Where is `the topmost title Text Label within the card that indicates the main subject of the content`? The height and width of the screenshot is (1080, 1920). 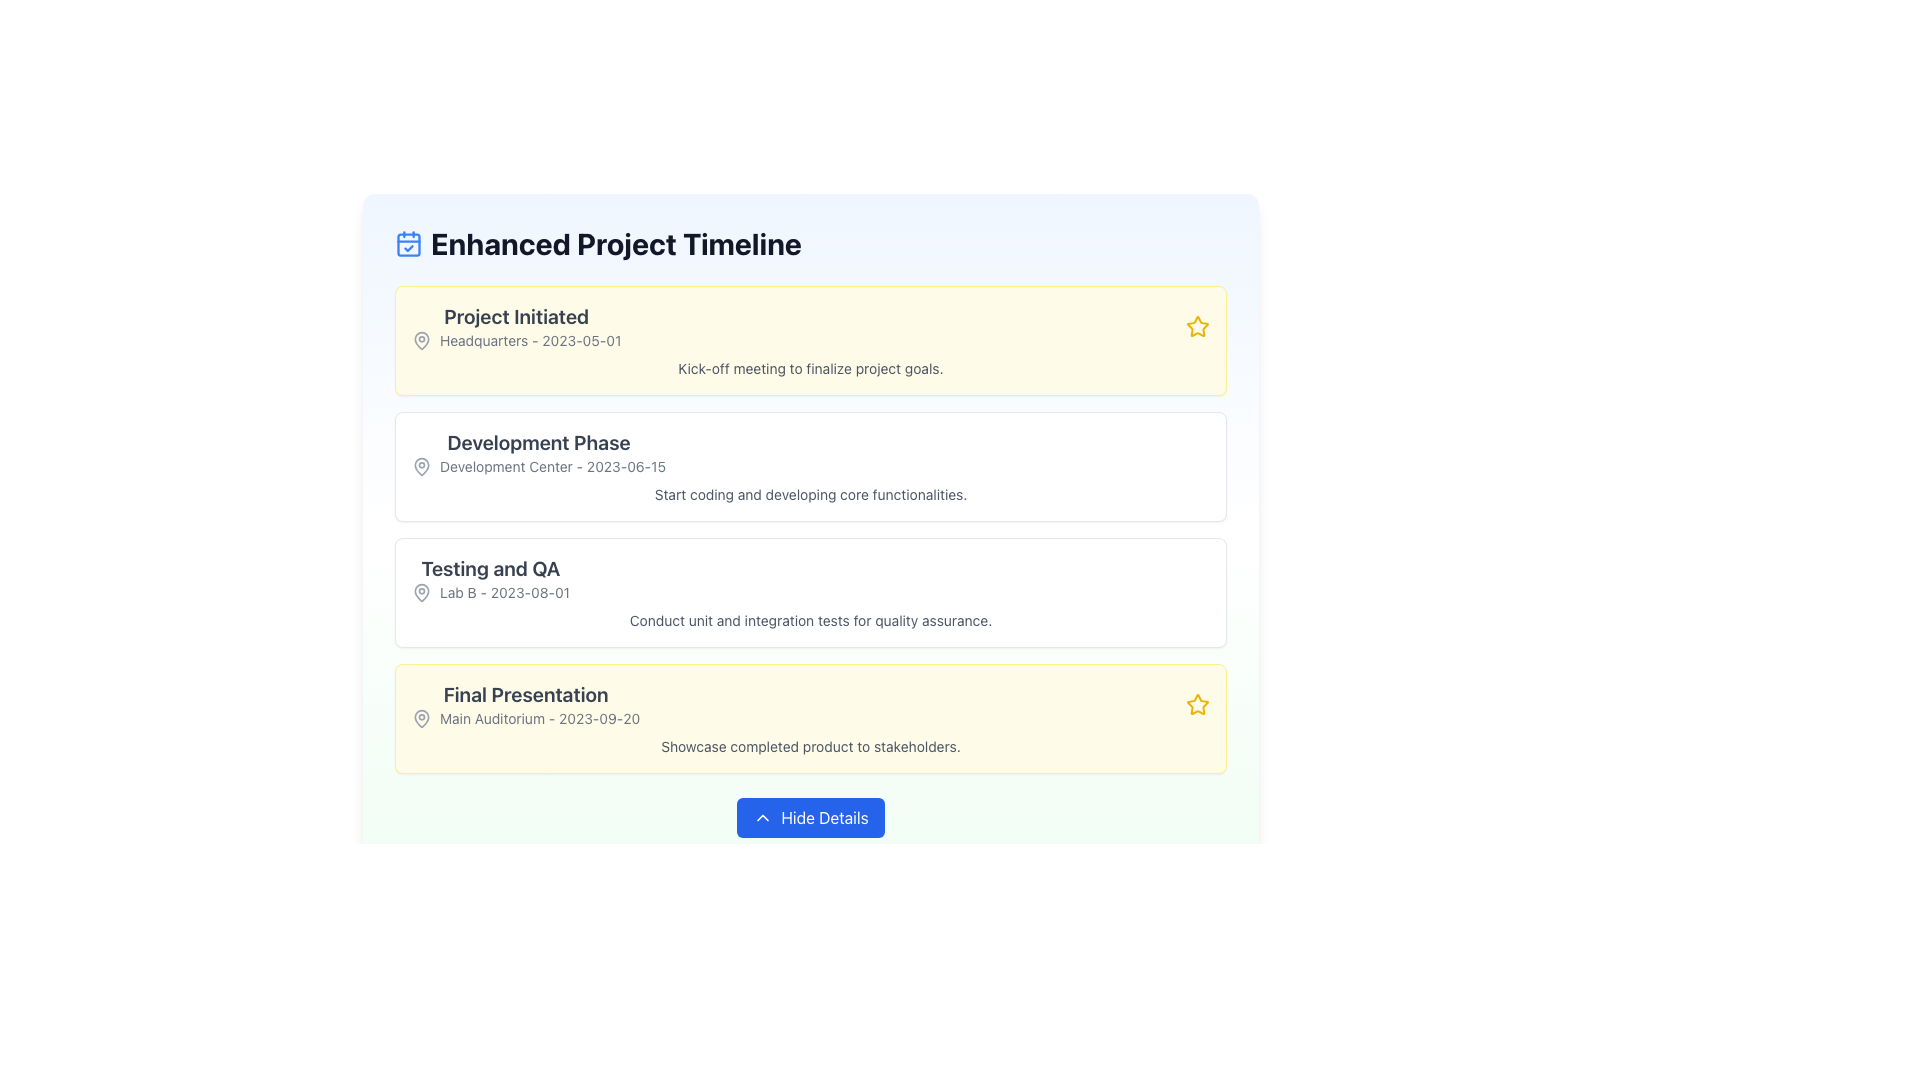
the topmost title Text Label within the card that indicates the main subject of the content is located at coordinates (516, 315).